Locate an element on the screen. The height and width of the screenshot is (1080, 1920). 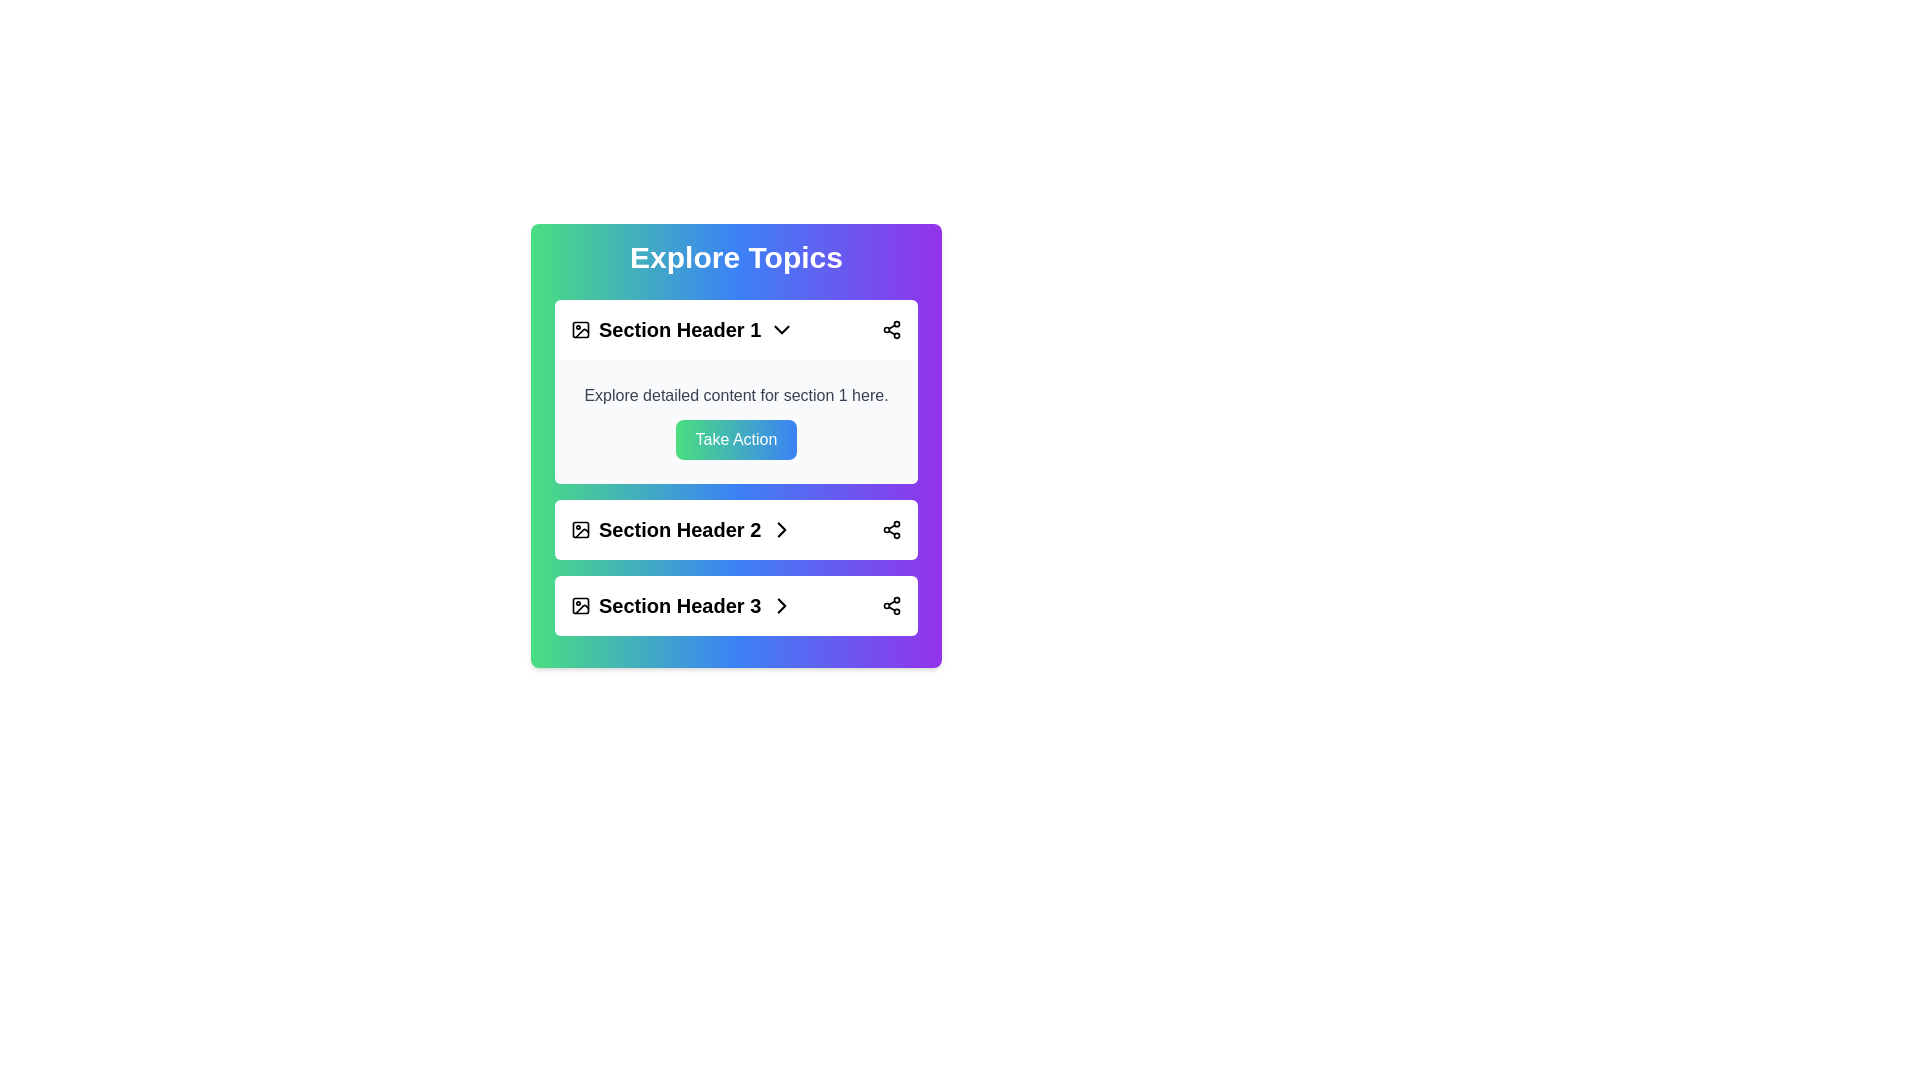
the image icon associated with the 'Section Header 2' label, which is positioned to the immediate left of the text 'Section Header 2' is located at coordinates (579, 528).